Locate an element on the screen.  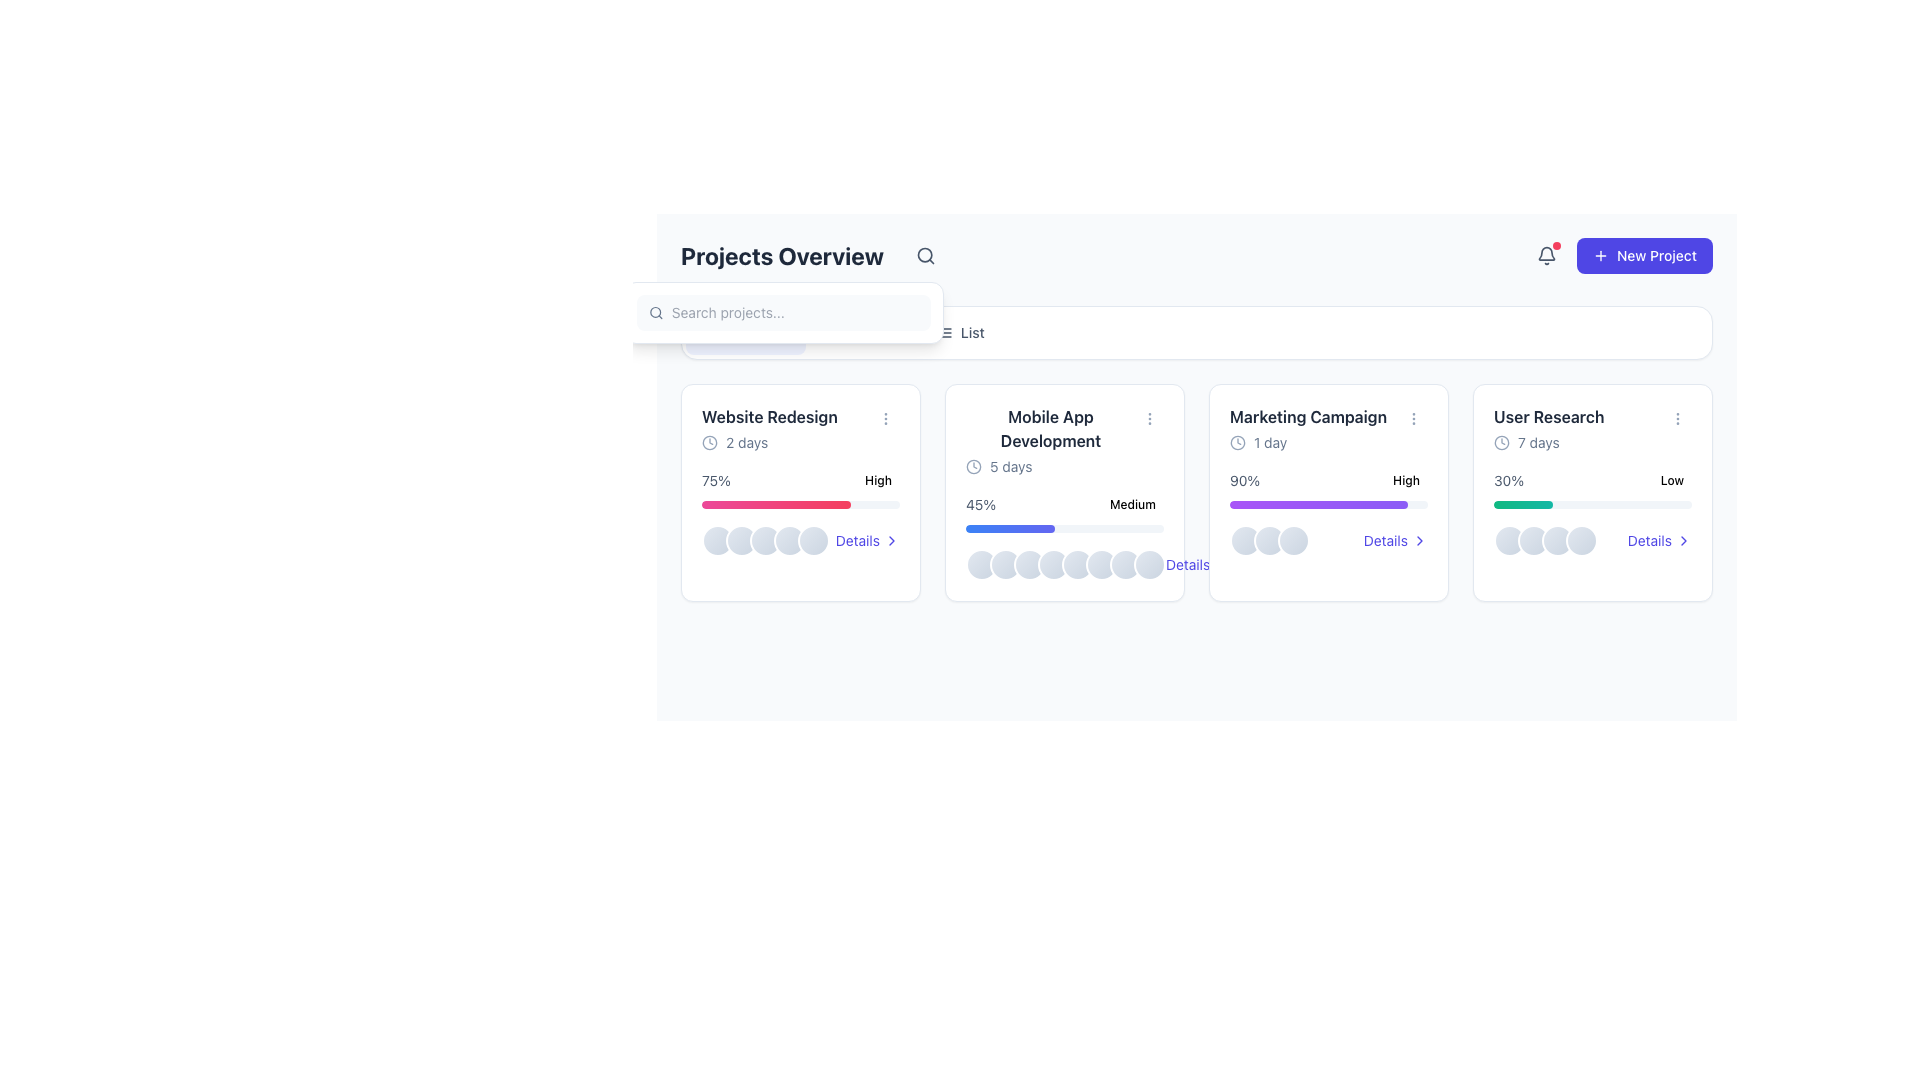
the text link located in the bottom-right section of the 'Website Redesign' card is located at coordinates (857, 540).